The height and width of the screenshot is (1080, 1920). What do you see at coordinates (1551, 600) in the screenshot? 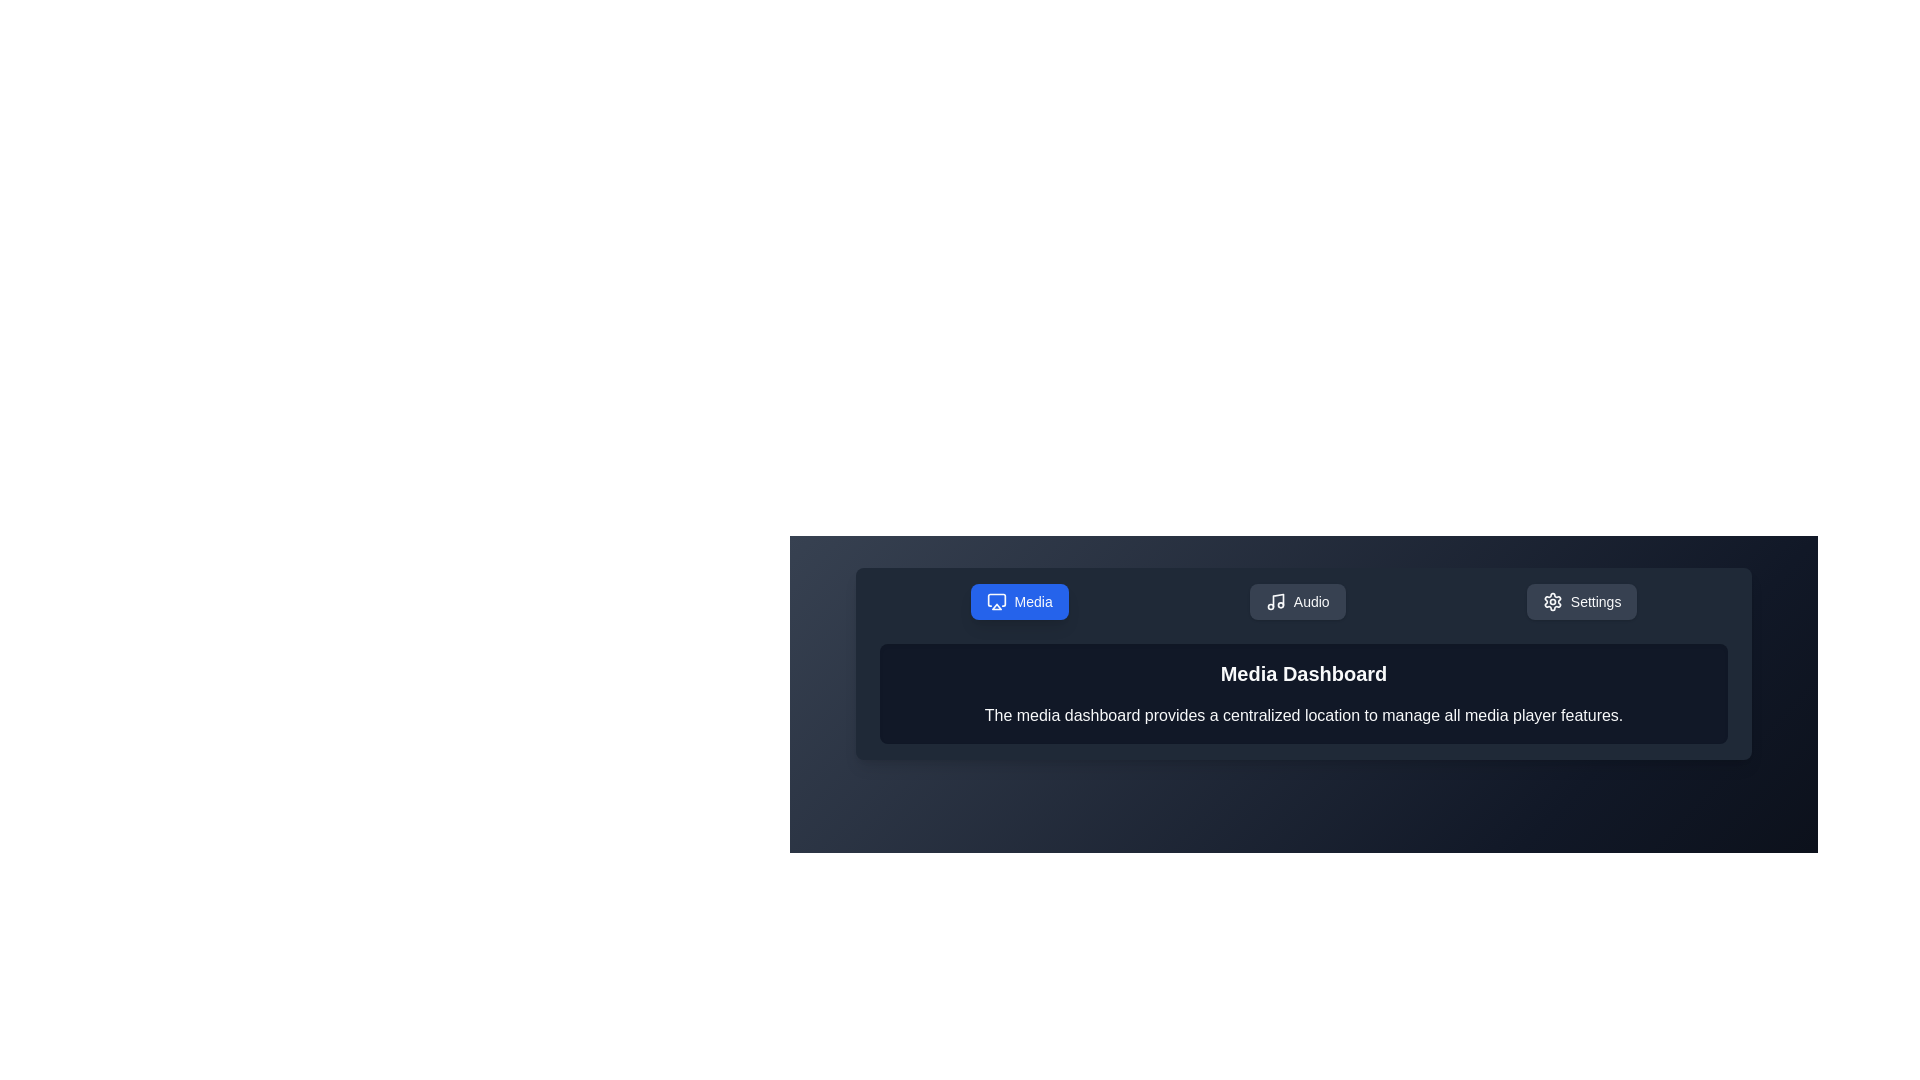
I see `the settings icon located at the center of the 'Settings' button in the media dashboard interface` at bounding box center [1551, 600].